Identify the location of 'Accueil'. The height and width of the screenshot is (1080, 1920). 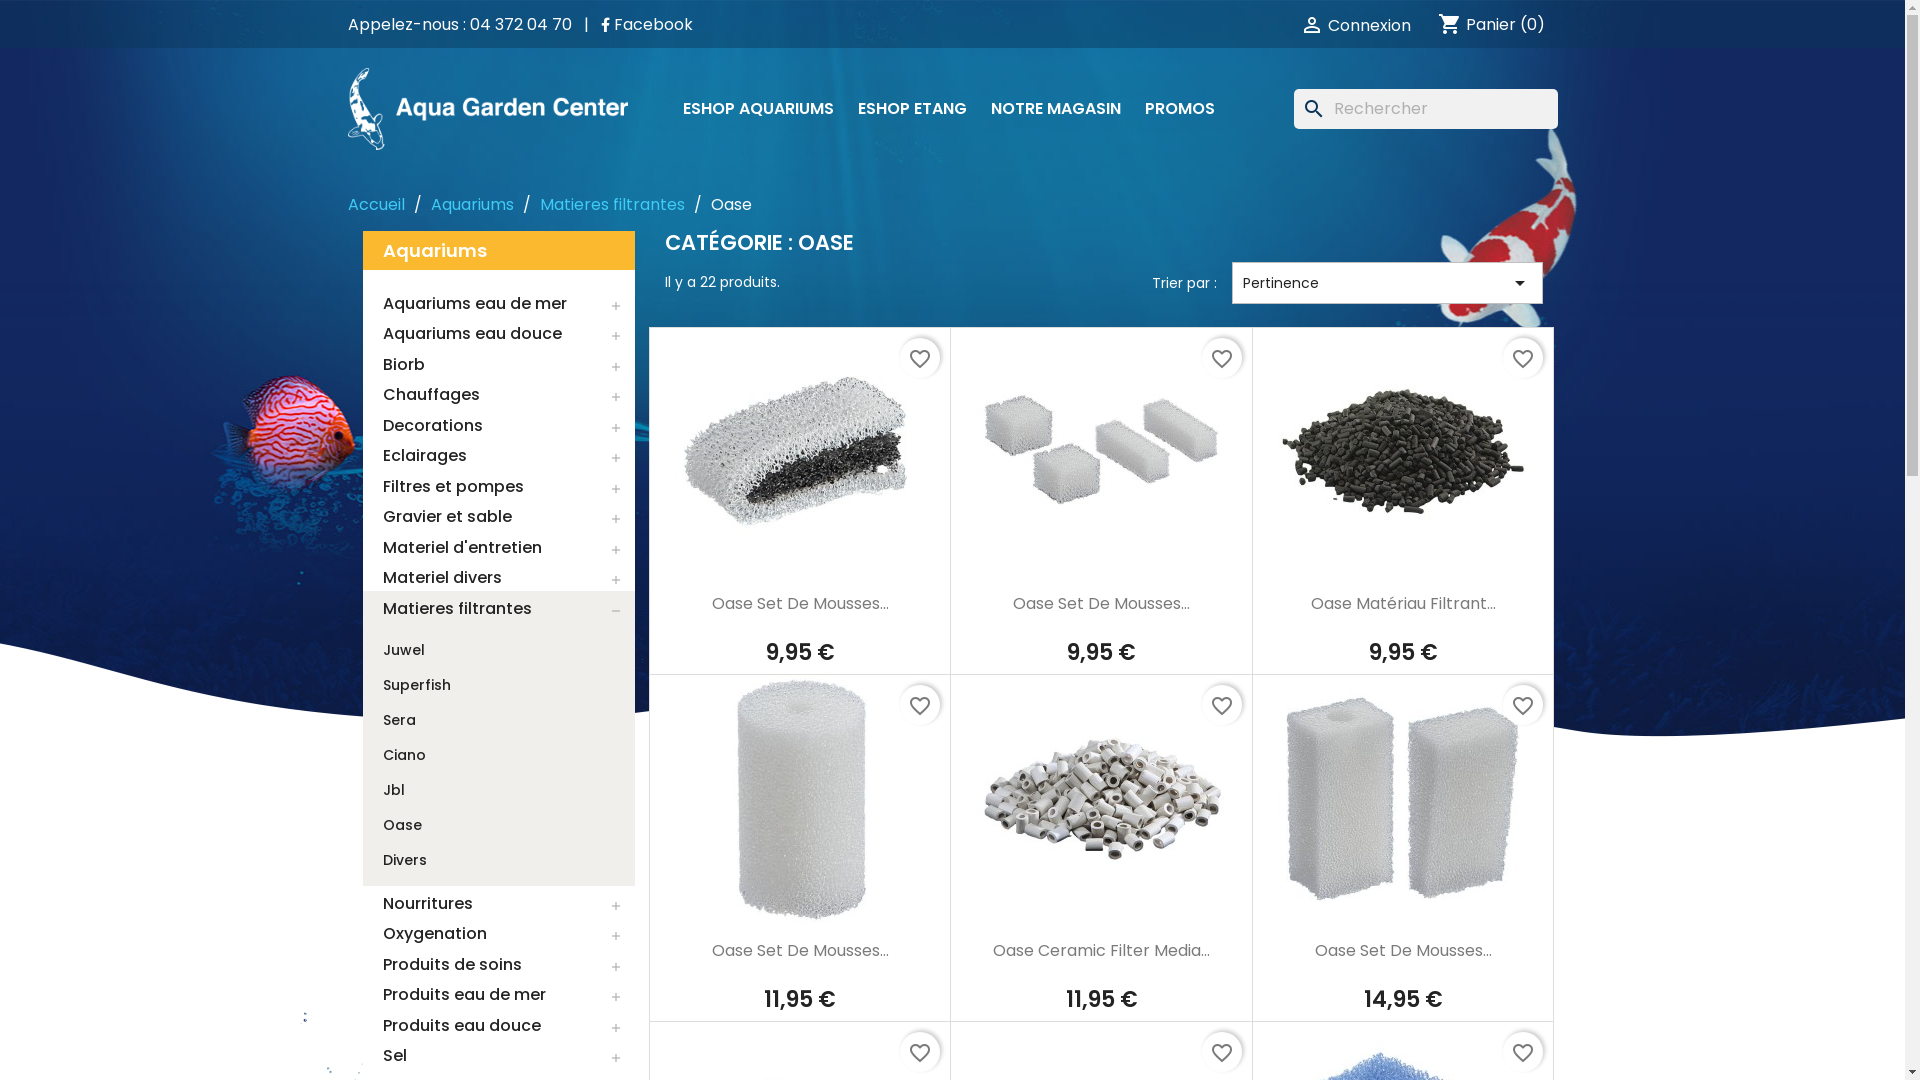
(376, 204).